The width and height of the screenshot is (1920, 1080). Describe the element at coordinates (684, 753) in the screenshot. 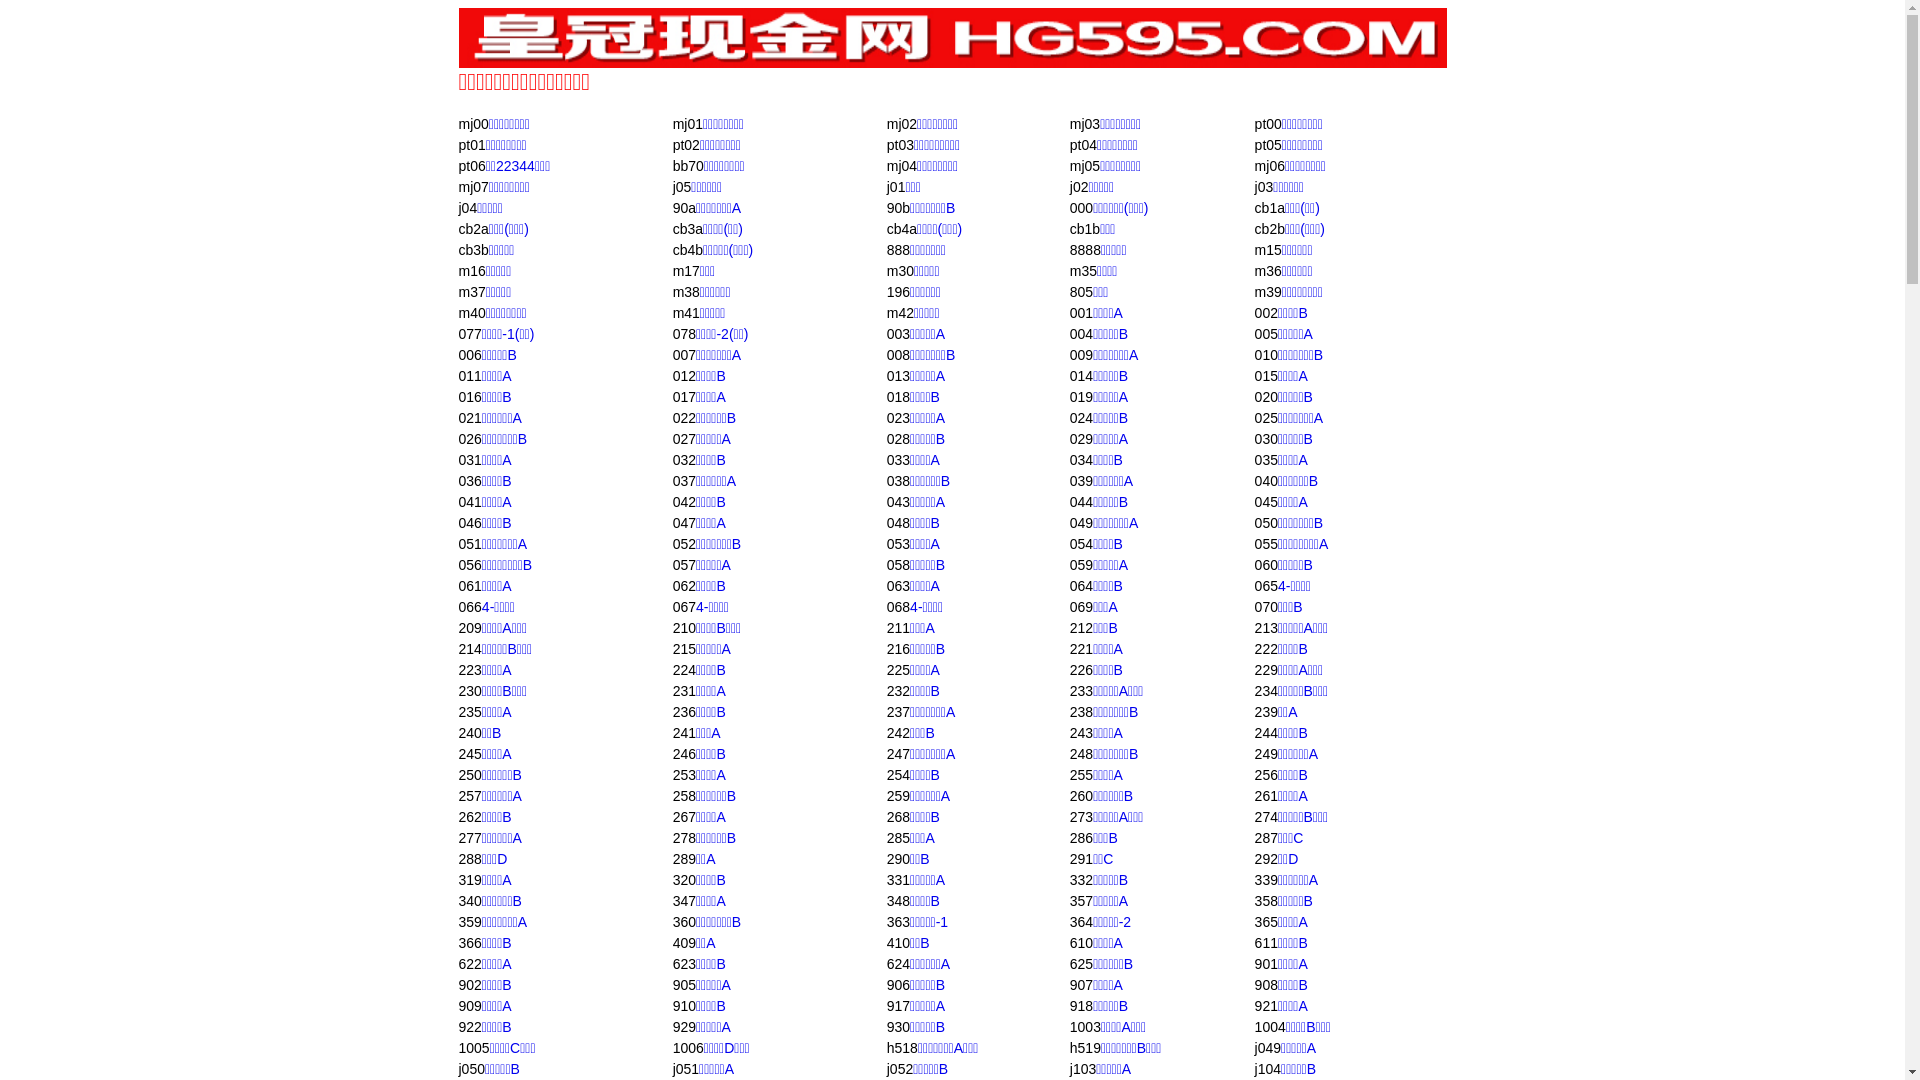

I see `'246'` at that location.